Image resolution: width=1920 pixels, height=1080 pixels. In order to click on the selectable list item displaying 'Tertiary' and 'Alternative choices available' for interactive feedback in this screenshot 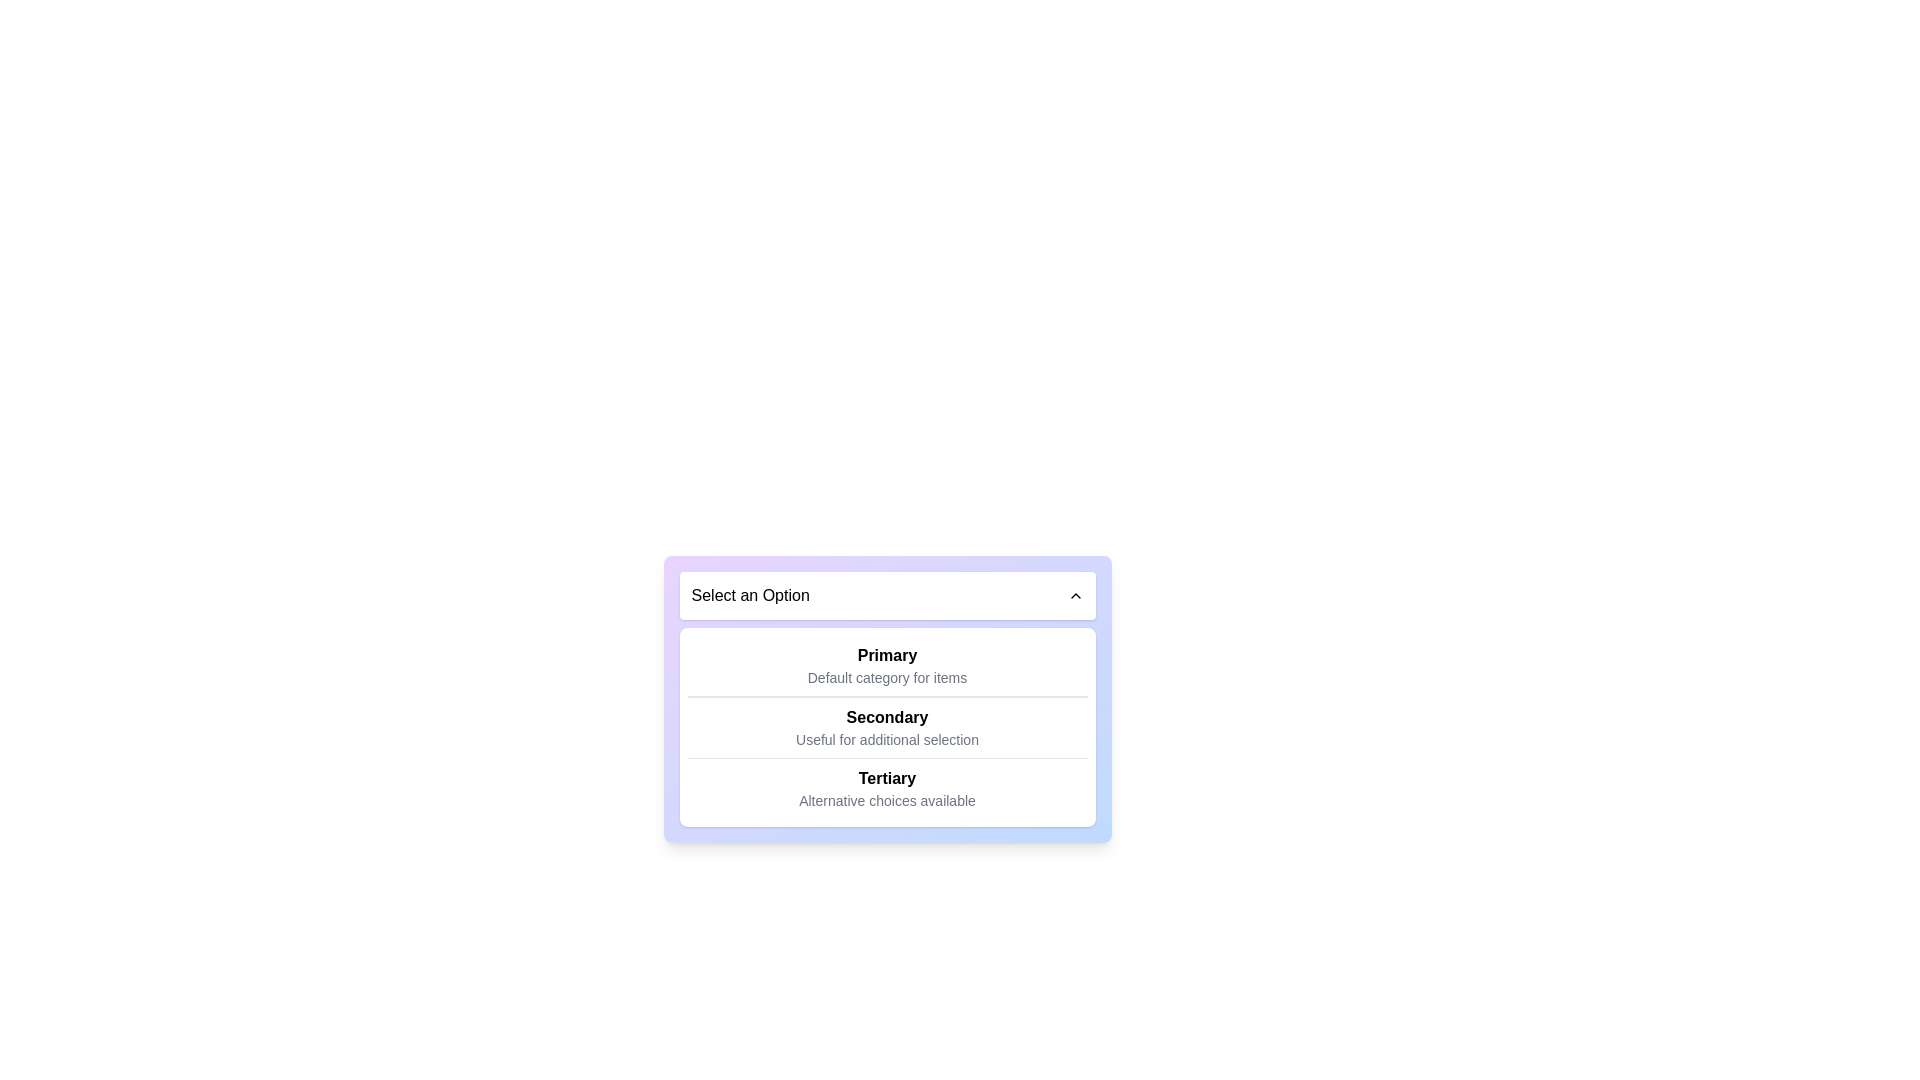, I will do `click(886, 788)`.